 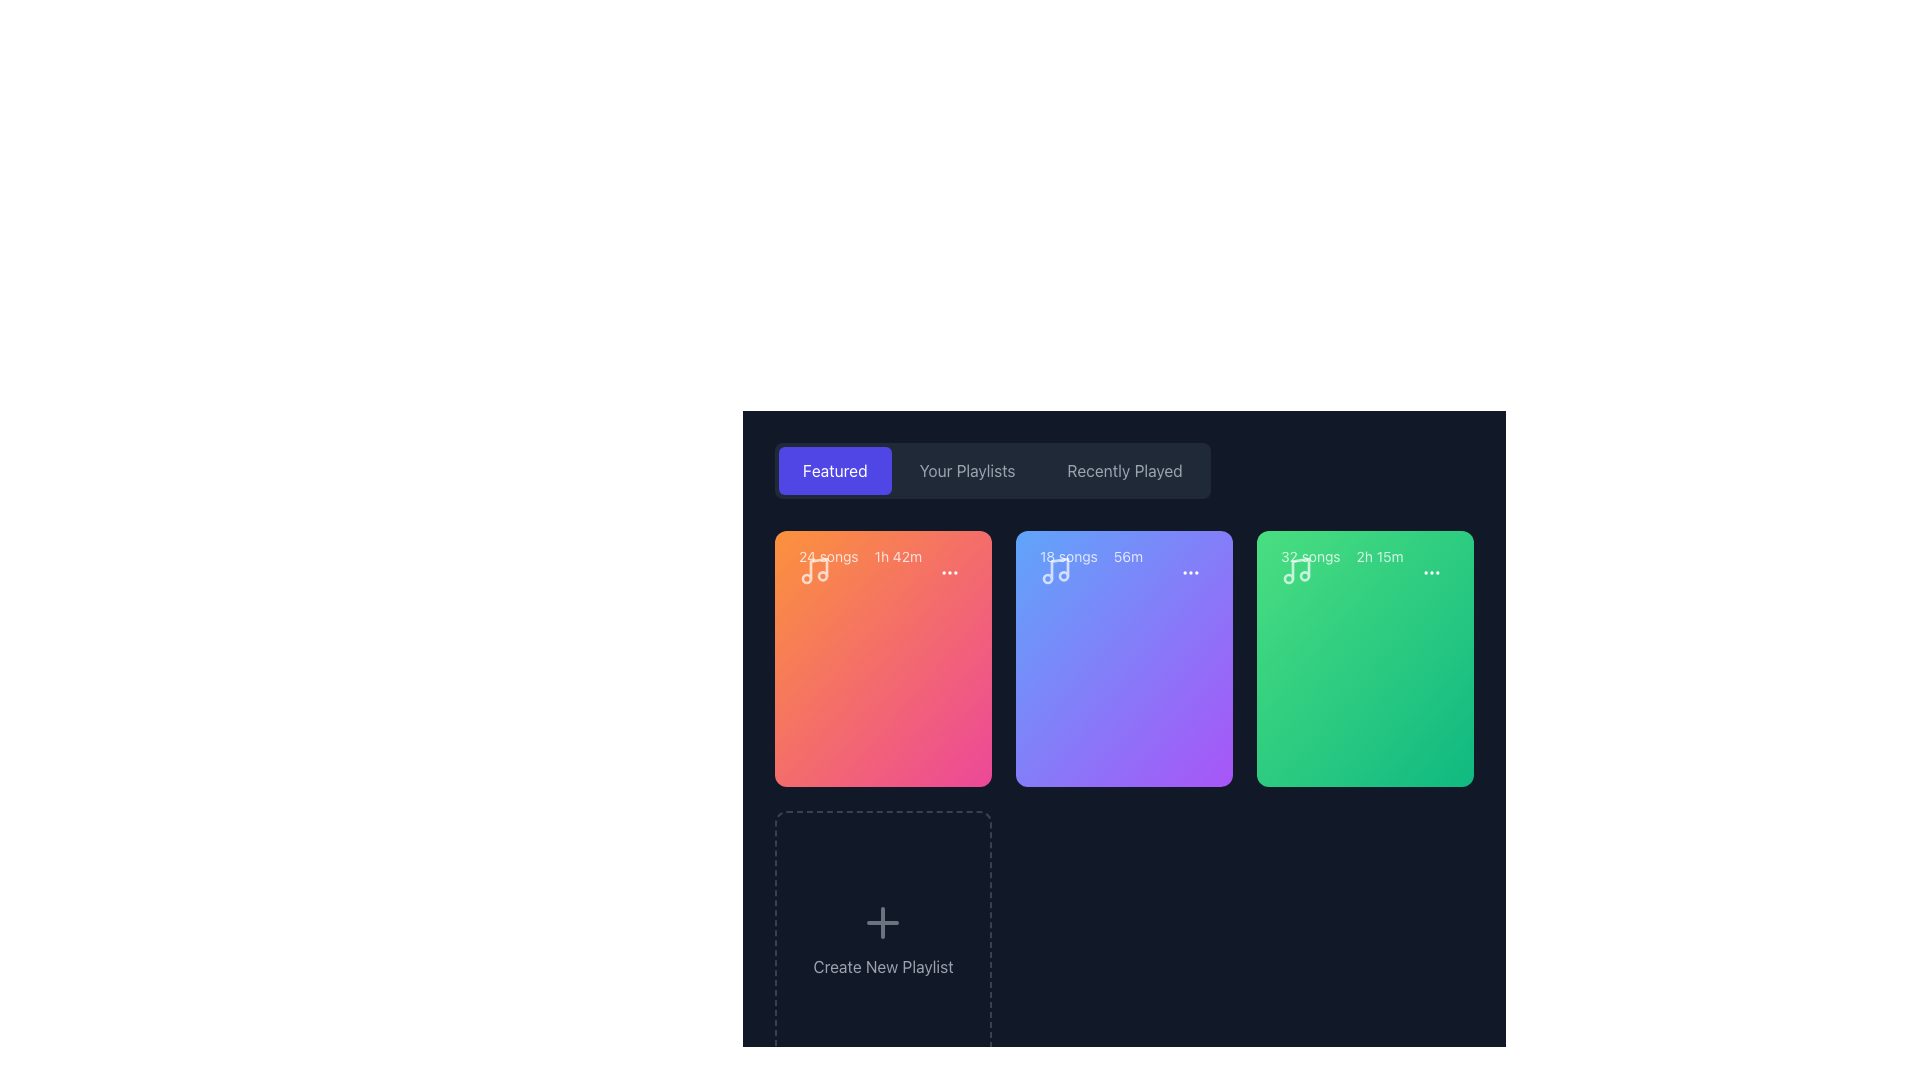 What do you see at coordinates (1128, 556) in the screenshot?
I see `the text display indicating the duration of a playlist, located to the right of the '18 songs' text in the bottom-right section of the card` at bounding box center [1128, 556].